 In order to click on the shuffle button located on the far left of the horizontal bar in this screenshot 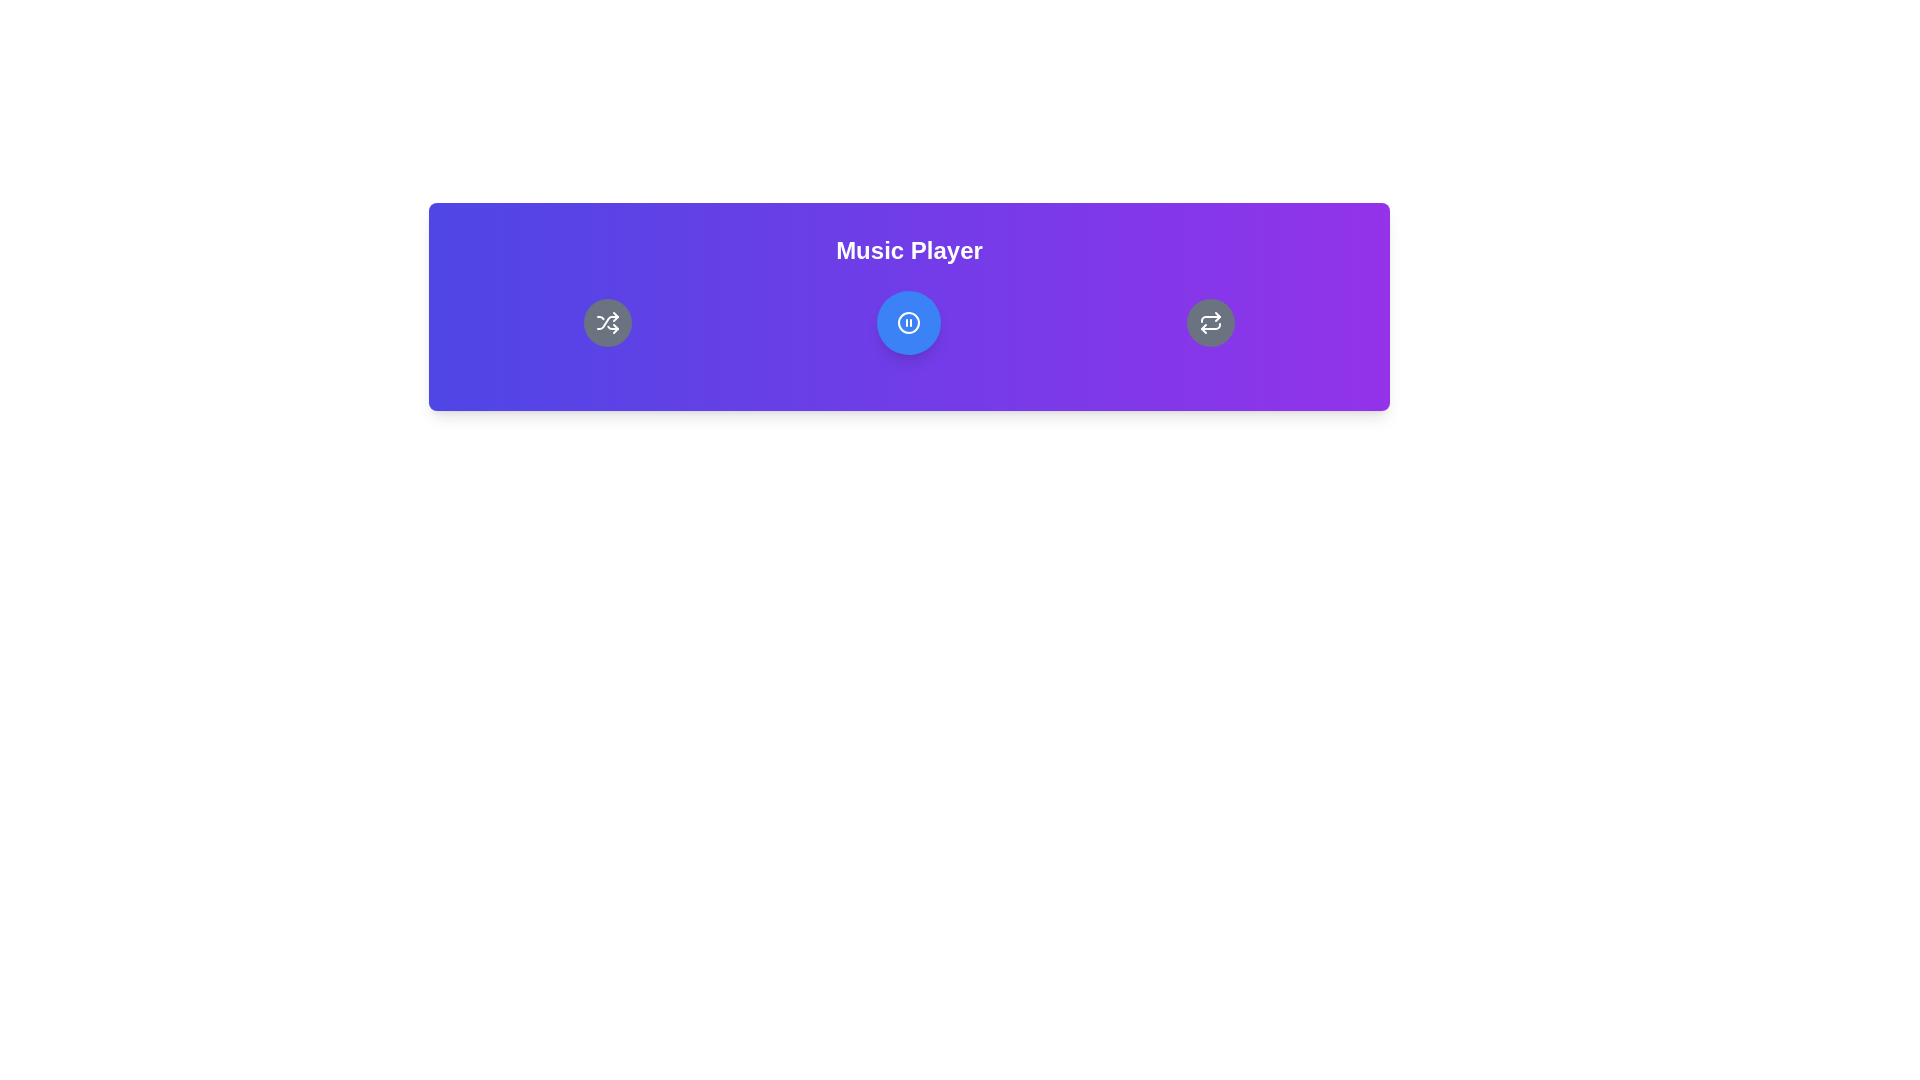, I will do `click(606, 322)`.